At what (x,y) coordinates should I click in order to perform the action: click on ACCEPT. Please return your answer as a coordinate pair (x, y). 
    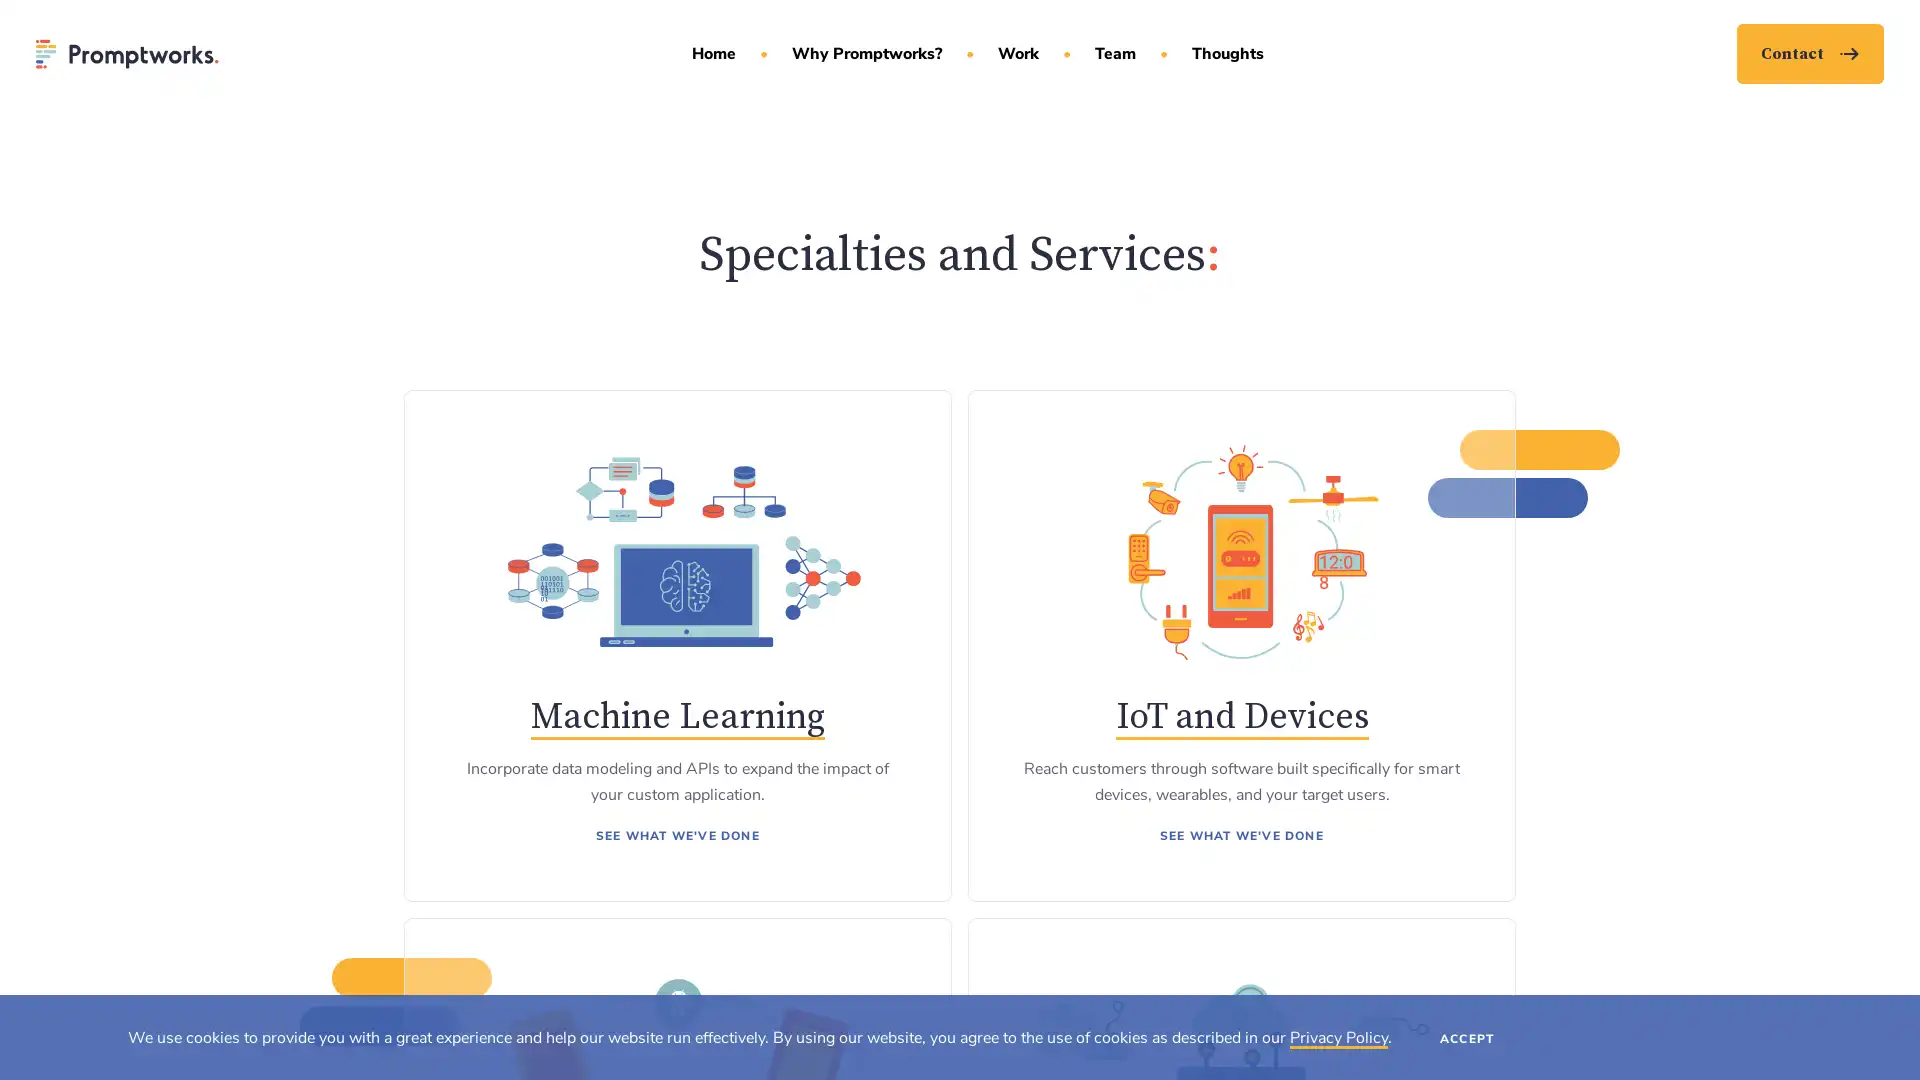
    Looking at the image, I should click on (1467, 1036).